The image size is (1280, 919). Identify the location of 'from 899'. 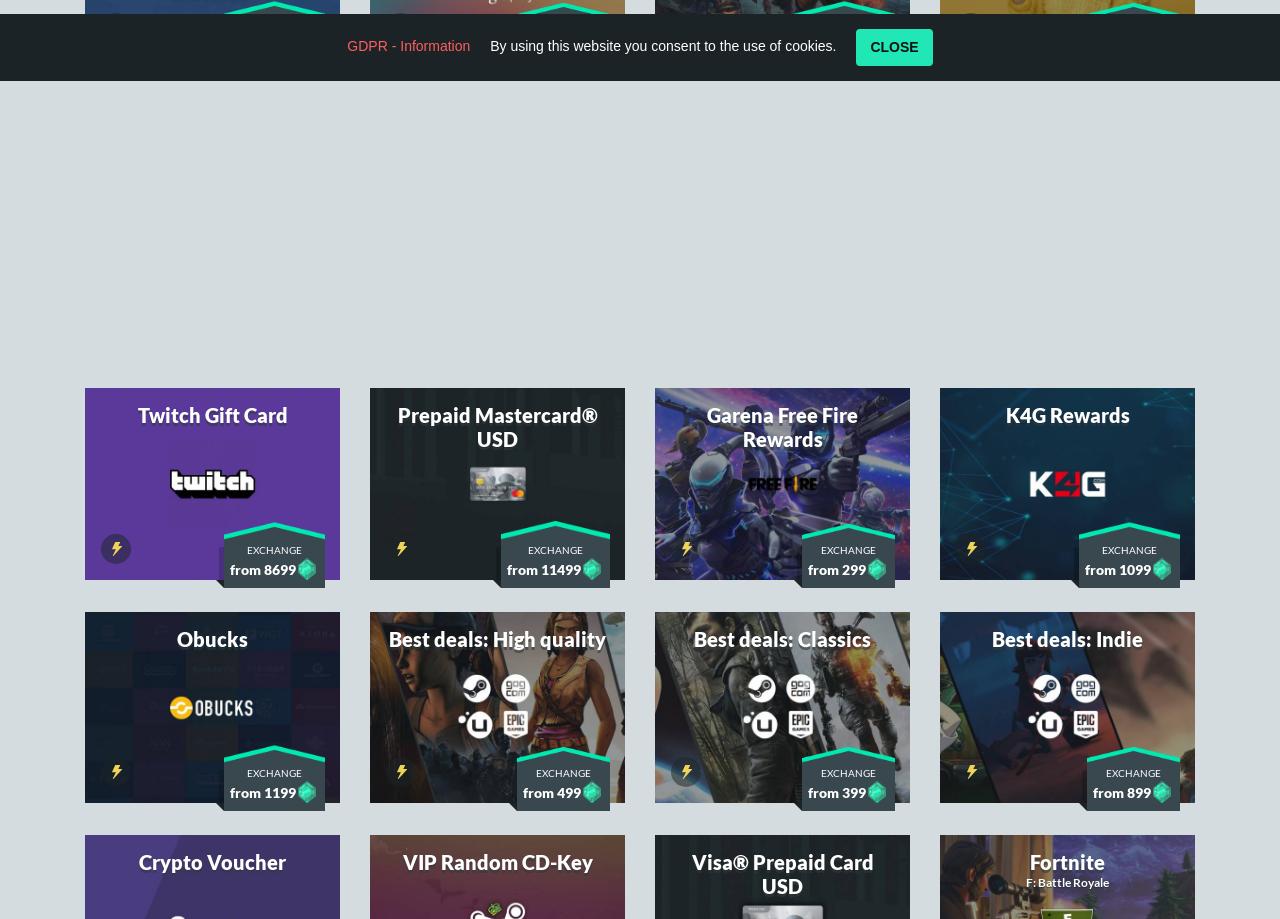
(1122, 526).